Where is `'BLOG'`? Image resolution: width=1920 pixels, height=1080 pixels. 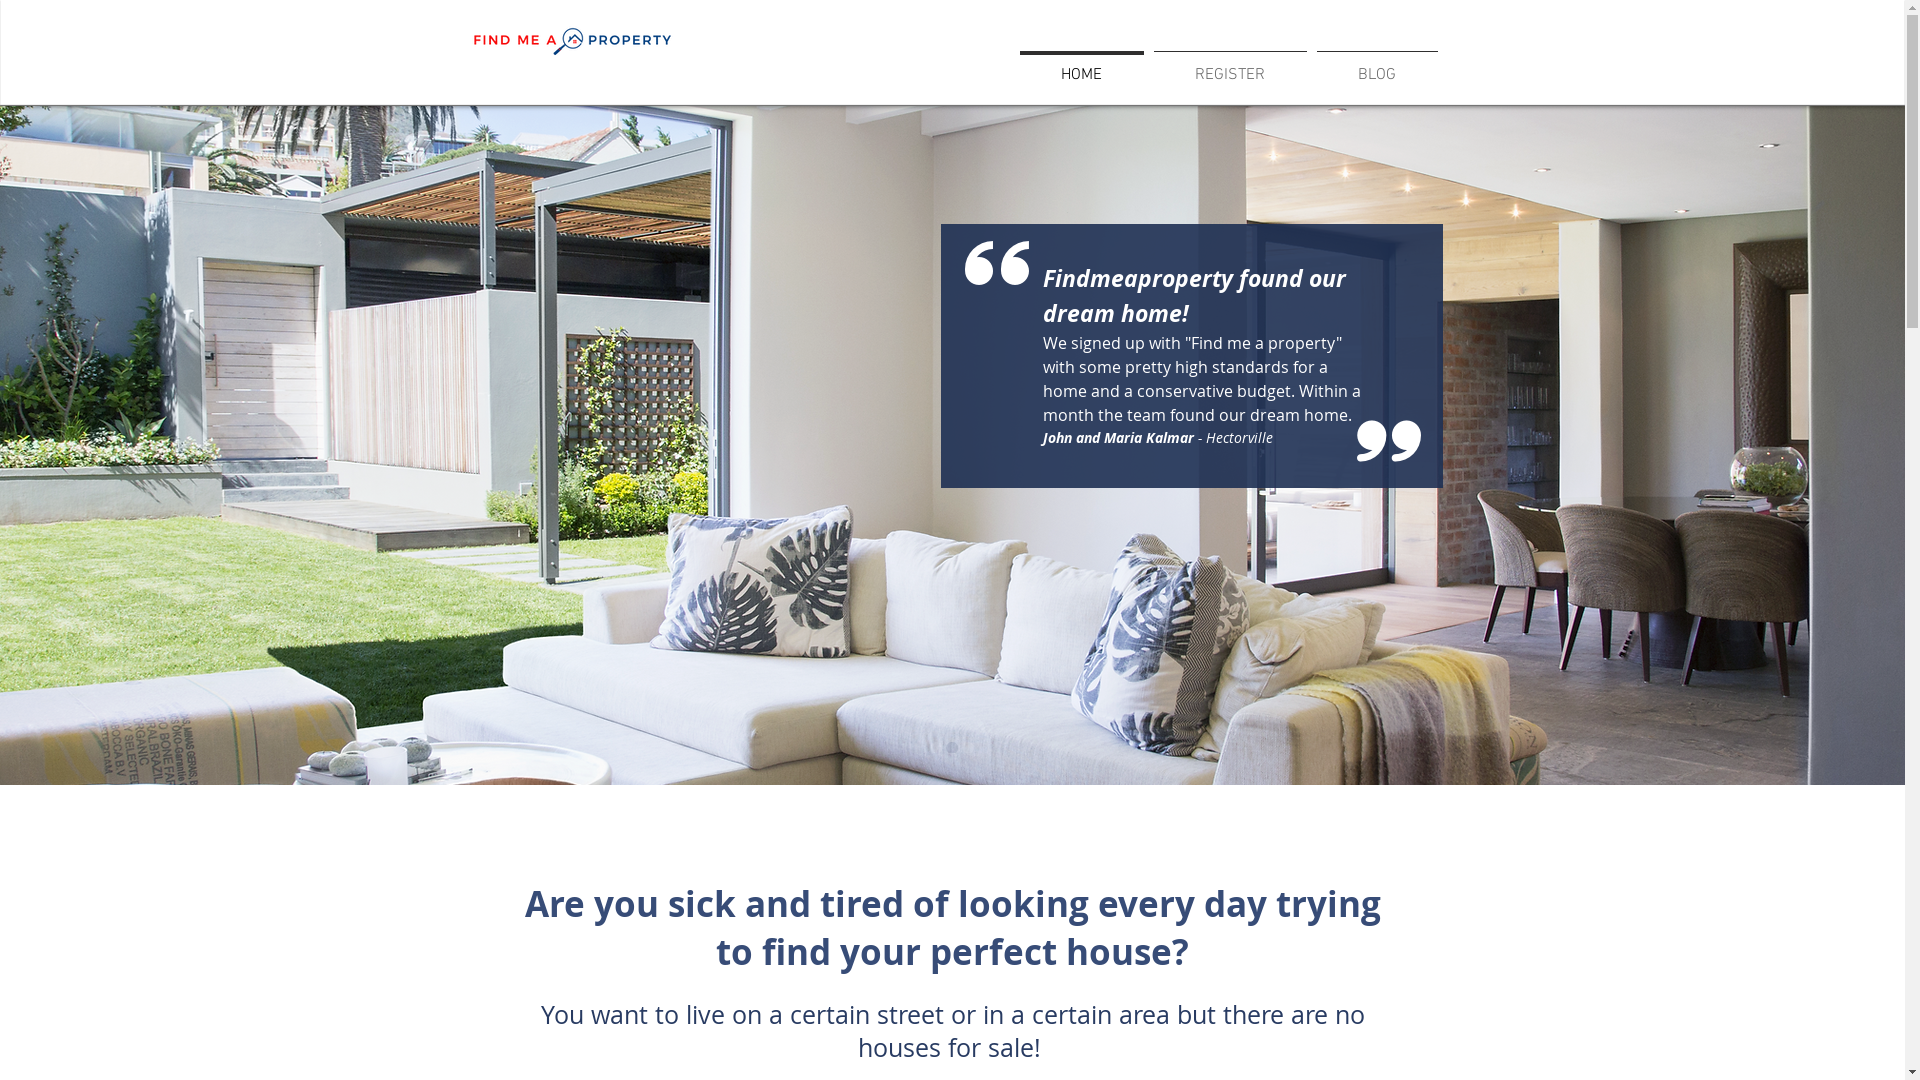
'BLOG' is located at coordinates (1376, 64).